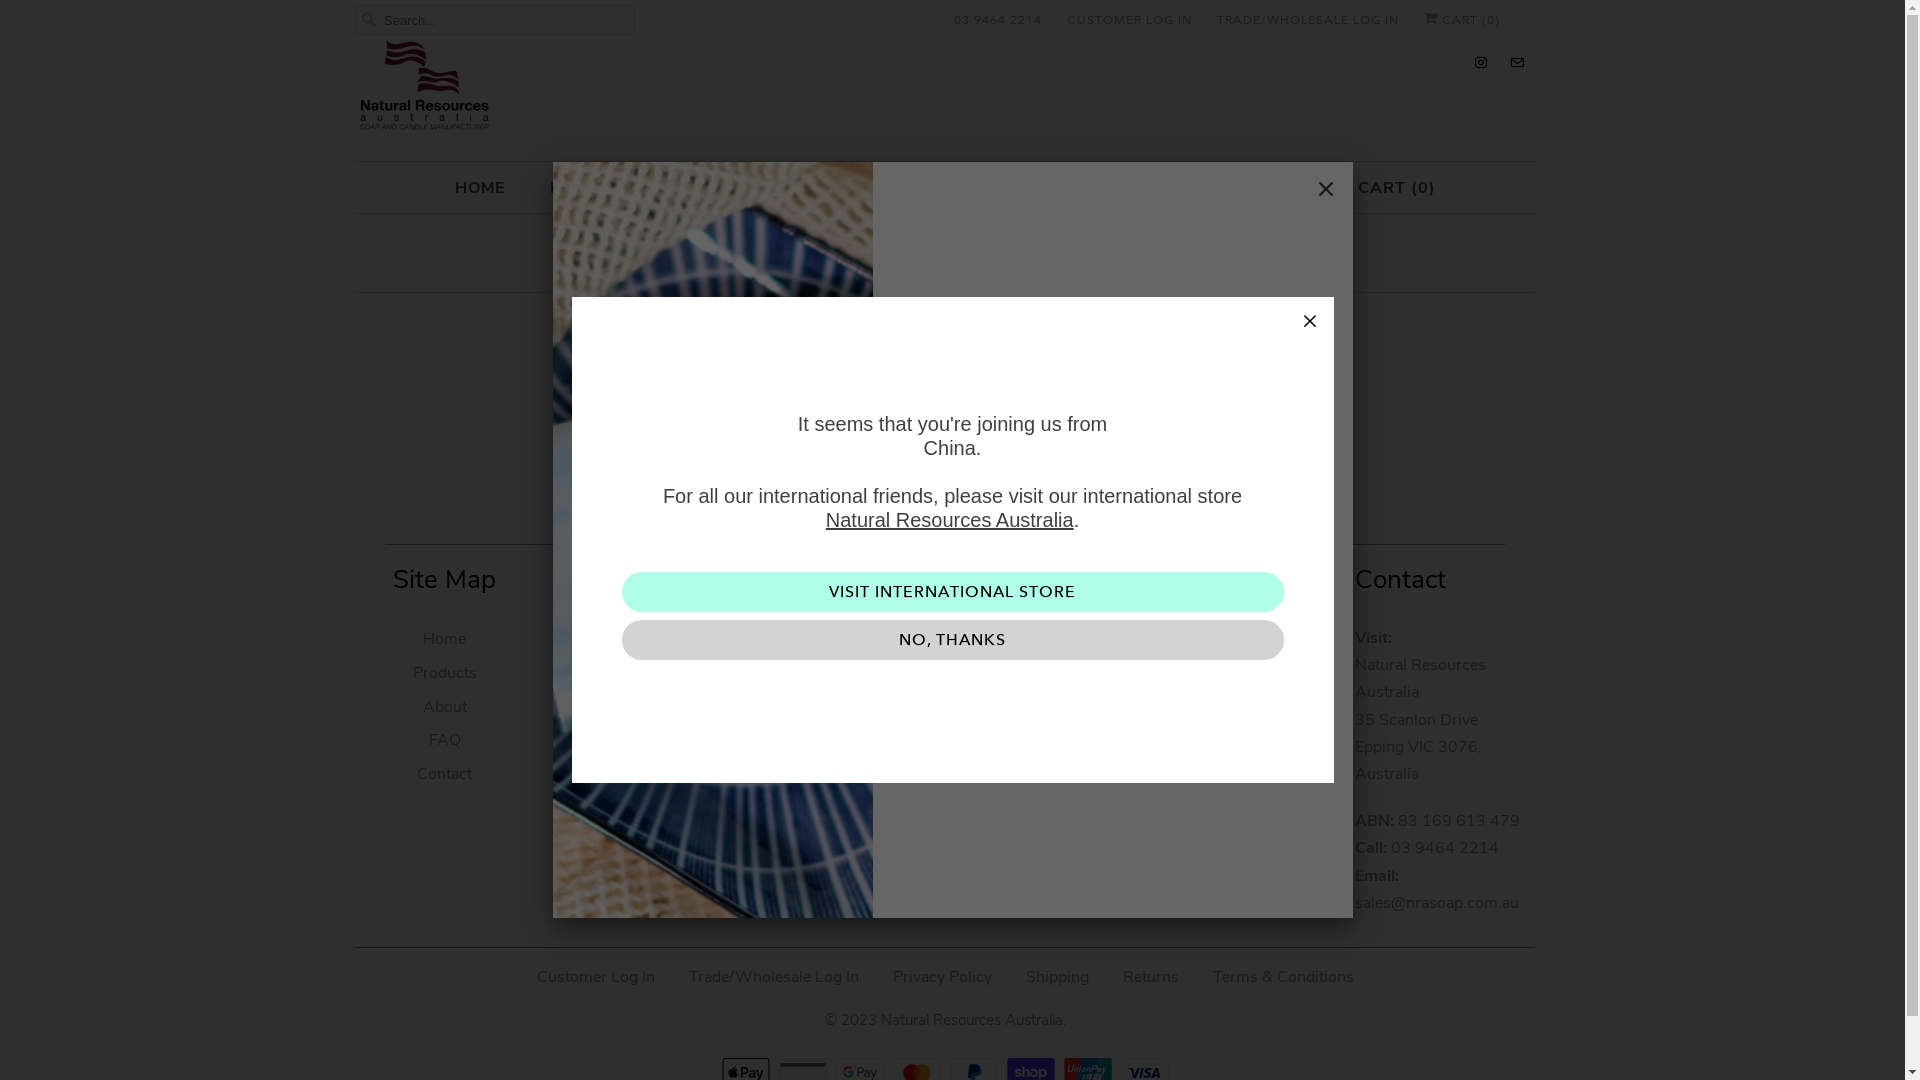 This screenshot has height=1080, width=1920. Describe the element at coordinates (444, 672) in the screenshot. I see `'Products'` at that location.